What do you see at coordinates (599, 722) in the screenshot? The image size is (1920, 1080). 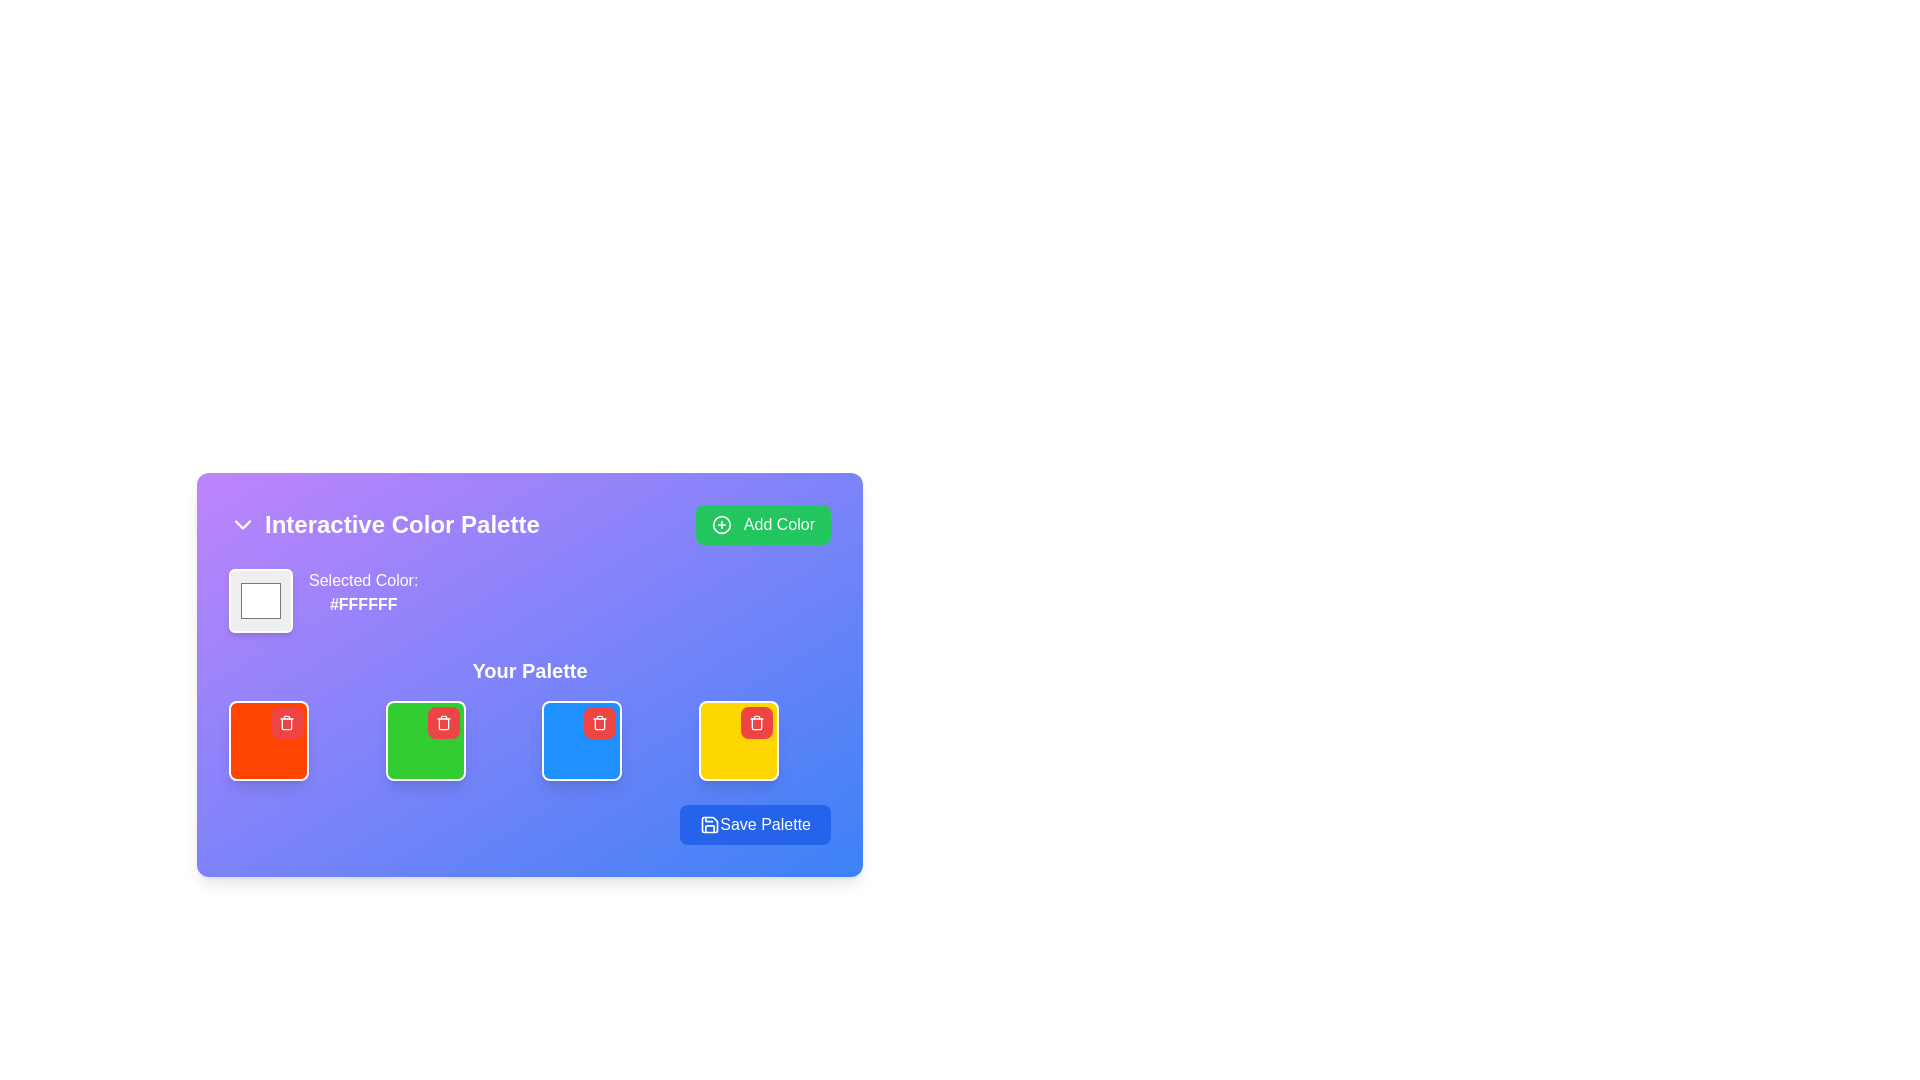 I see `the delete icon button for the blue square in the 'Your Palette' section` at bounding box center [599, 722].